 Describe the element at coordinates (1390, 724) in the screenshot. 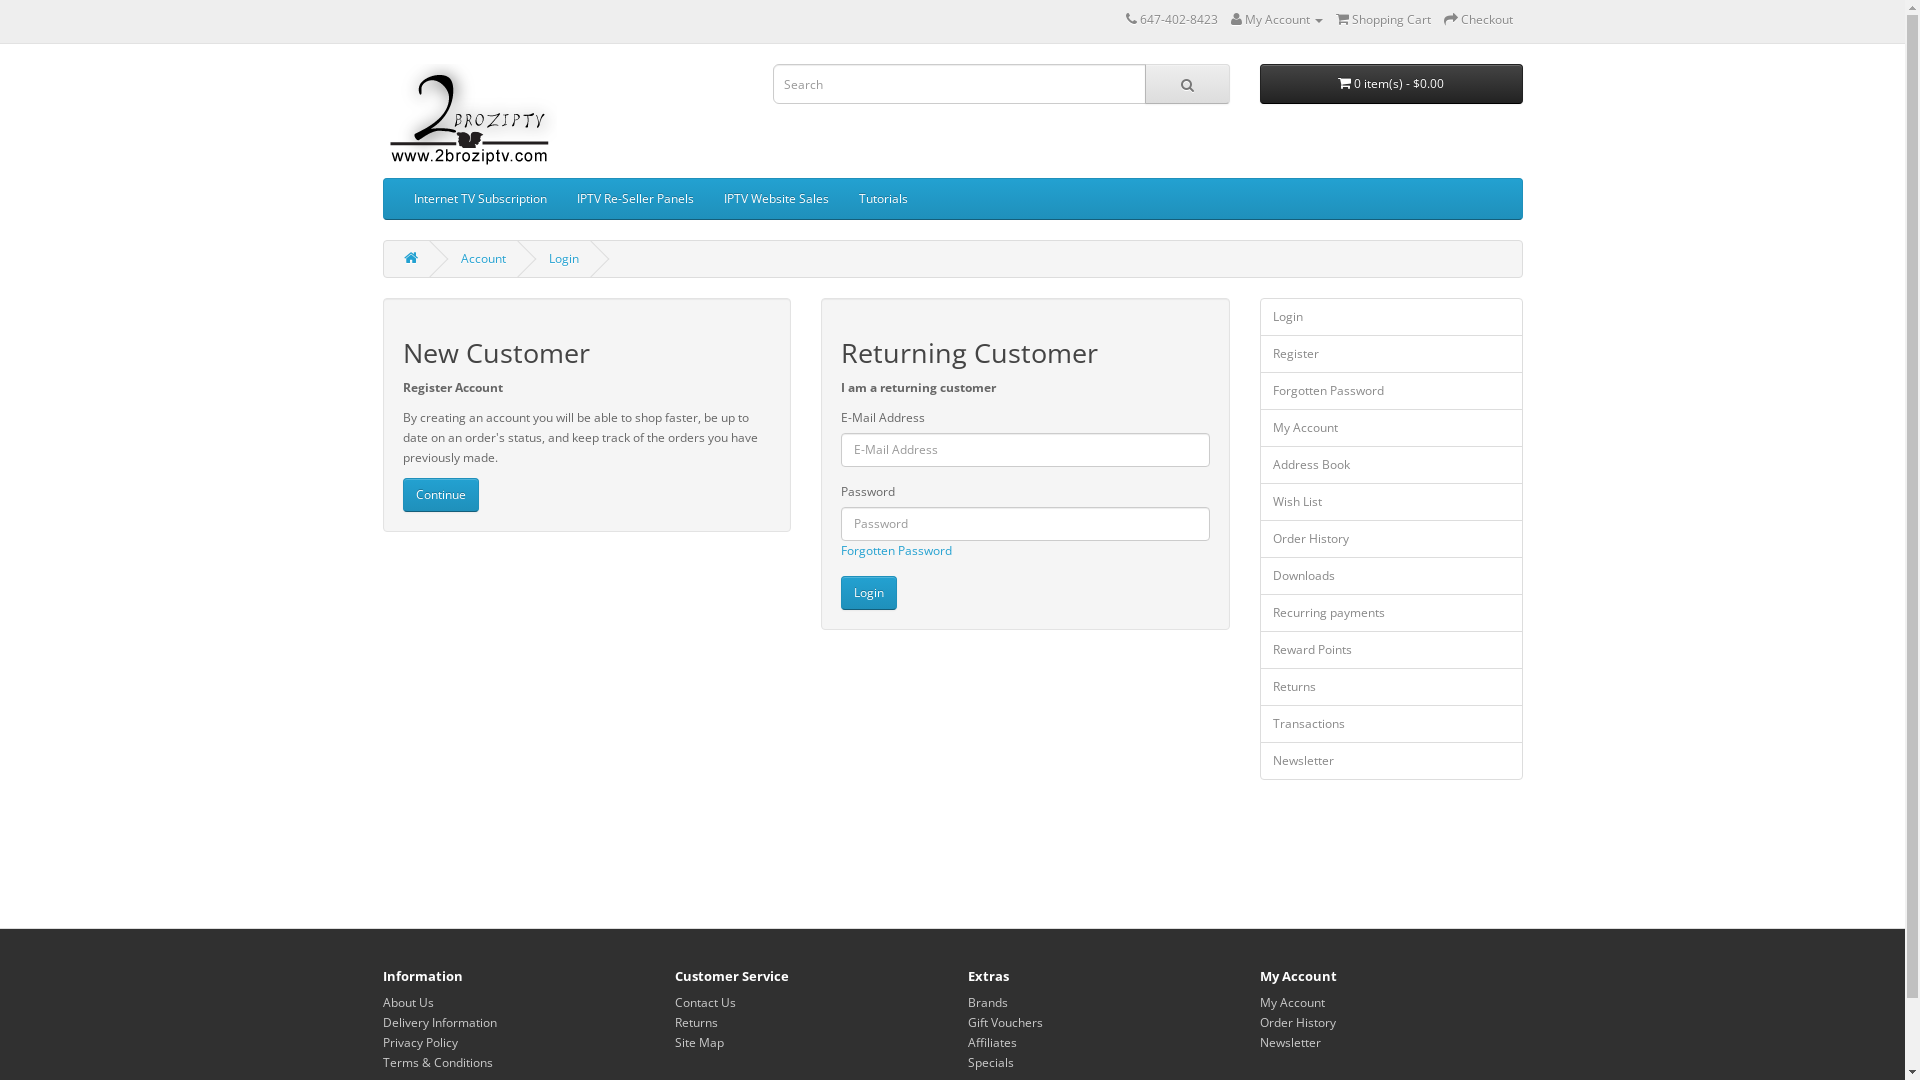

I see `'Transactions'` at that location.